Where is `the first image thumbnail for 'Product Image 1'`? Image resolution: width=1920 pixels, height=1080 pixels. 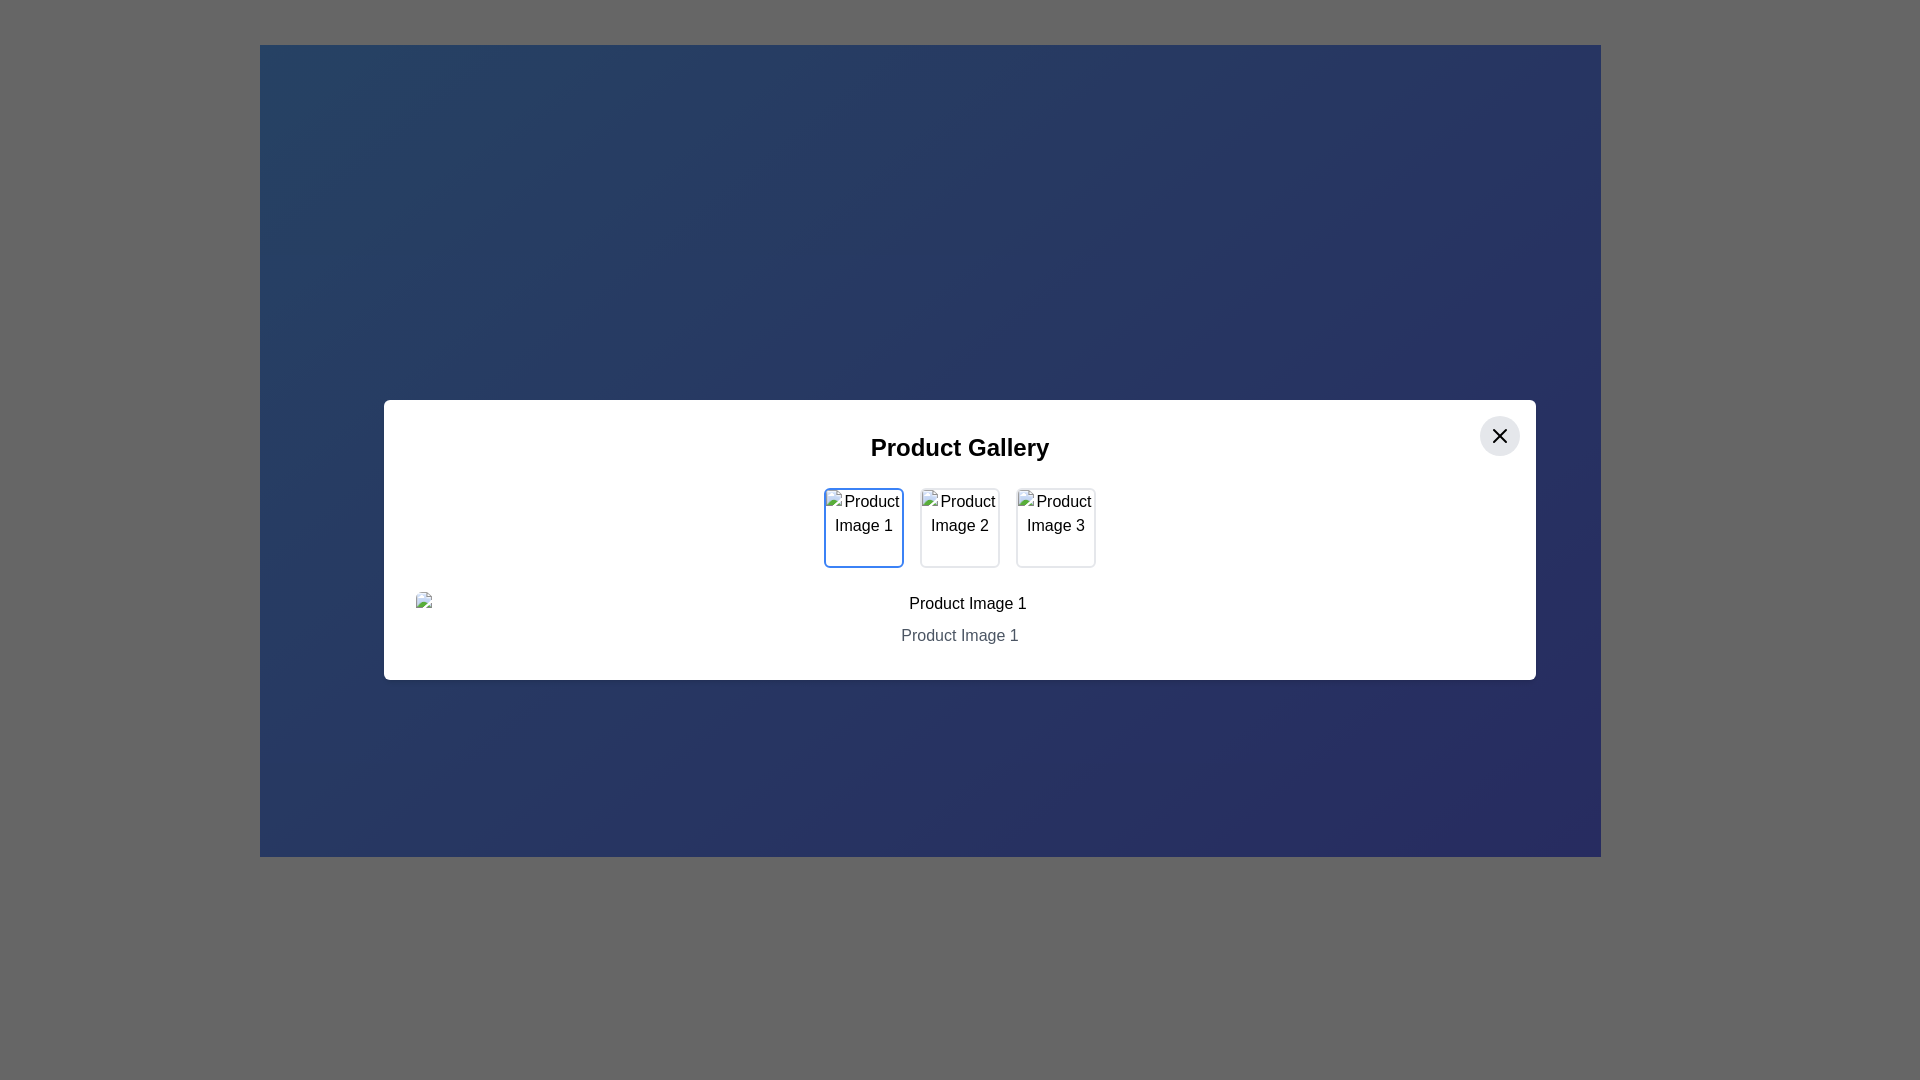 the first image thumbnail for 'Product Image 1' is located at coordinates (864, 527).